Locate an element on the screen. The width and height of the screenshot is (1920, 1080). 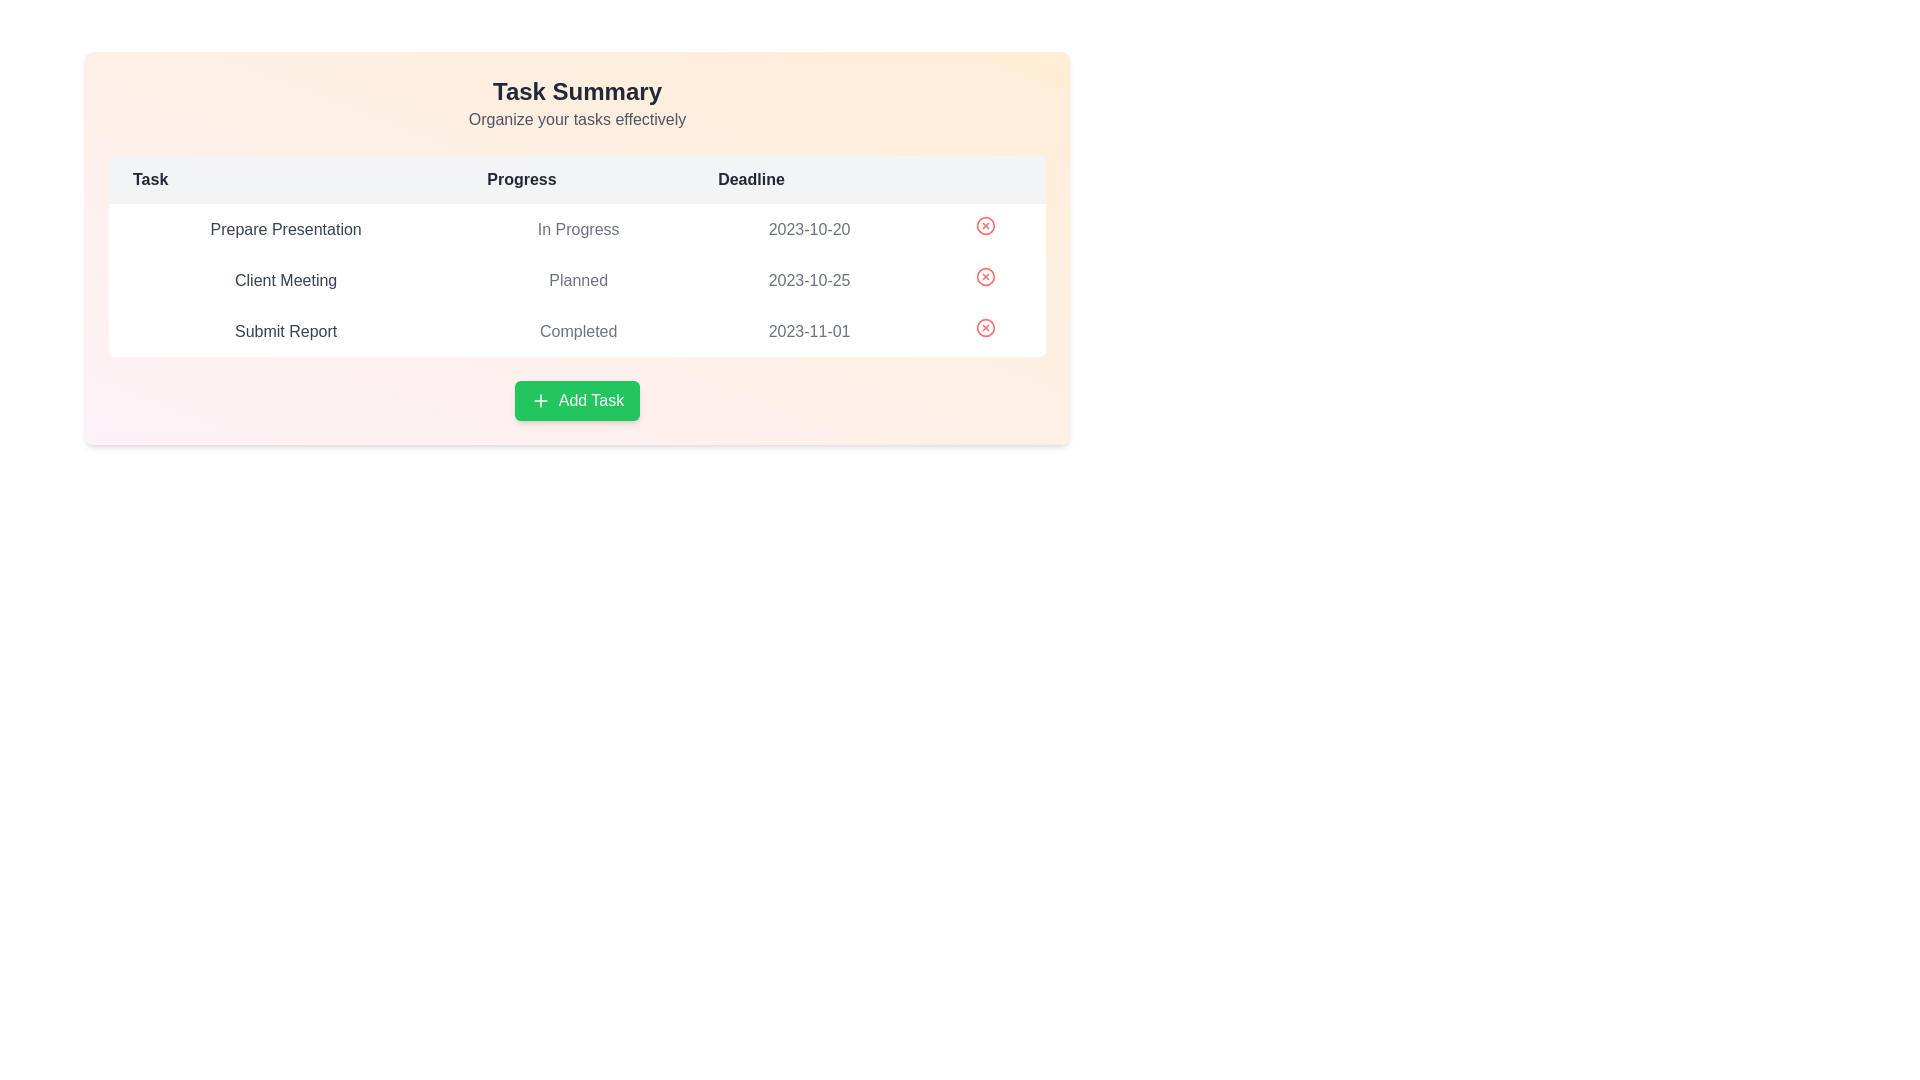
the task row corresponding to Client Meeting is located at coordinates (576, 280).